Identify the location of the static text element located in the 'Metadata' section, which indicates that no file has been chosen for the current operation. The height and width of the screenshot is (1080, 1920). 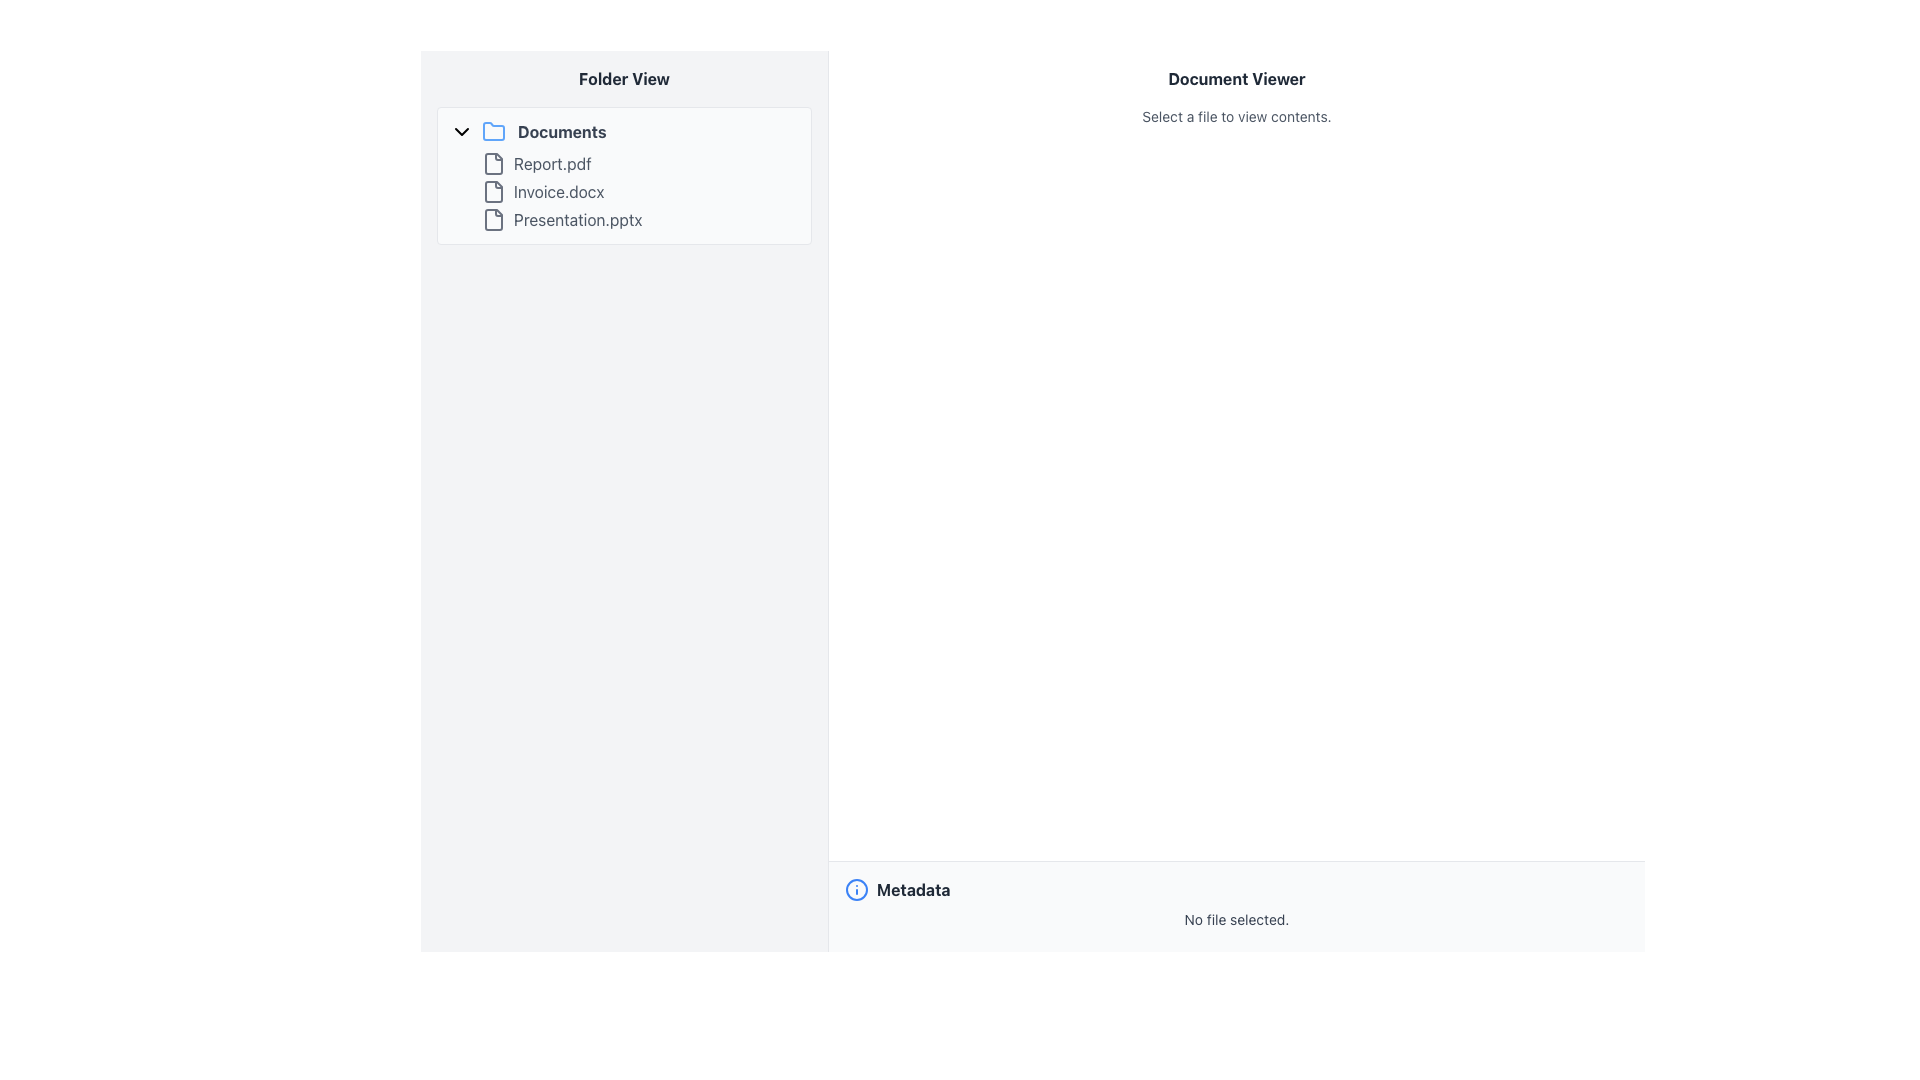
(1236, 920).